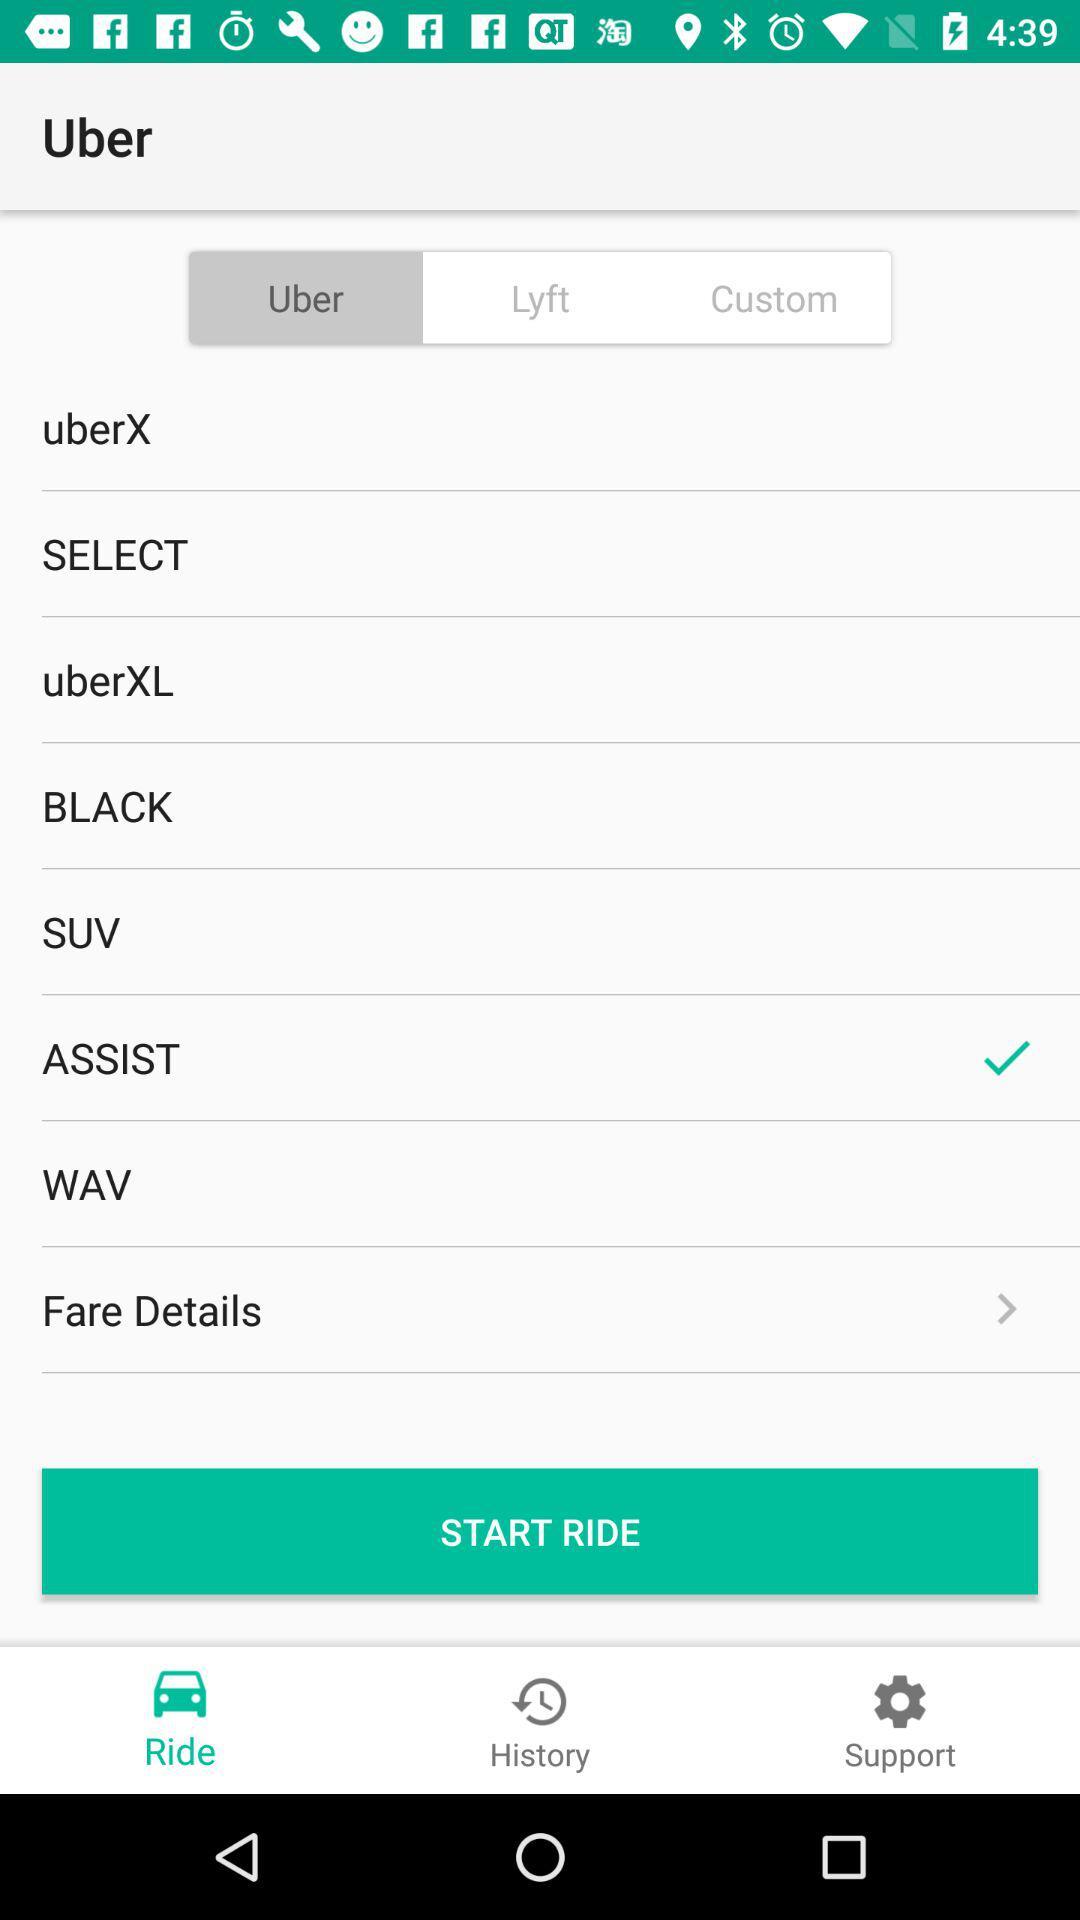  I want to click on icon next to lyft, so click(773, 296).